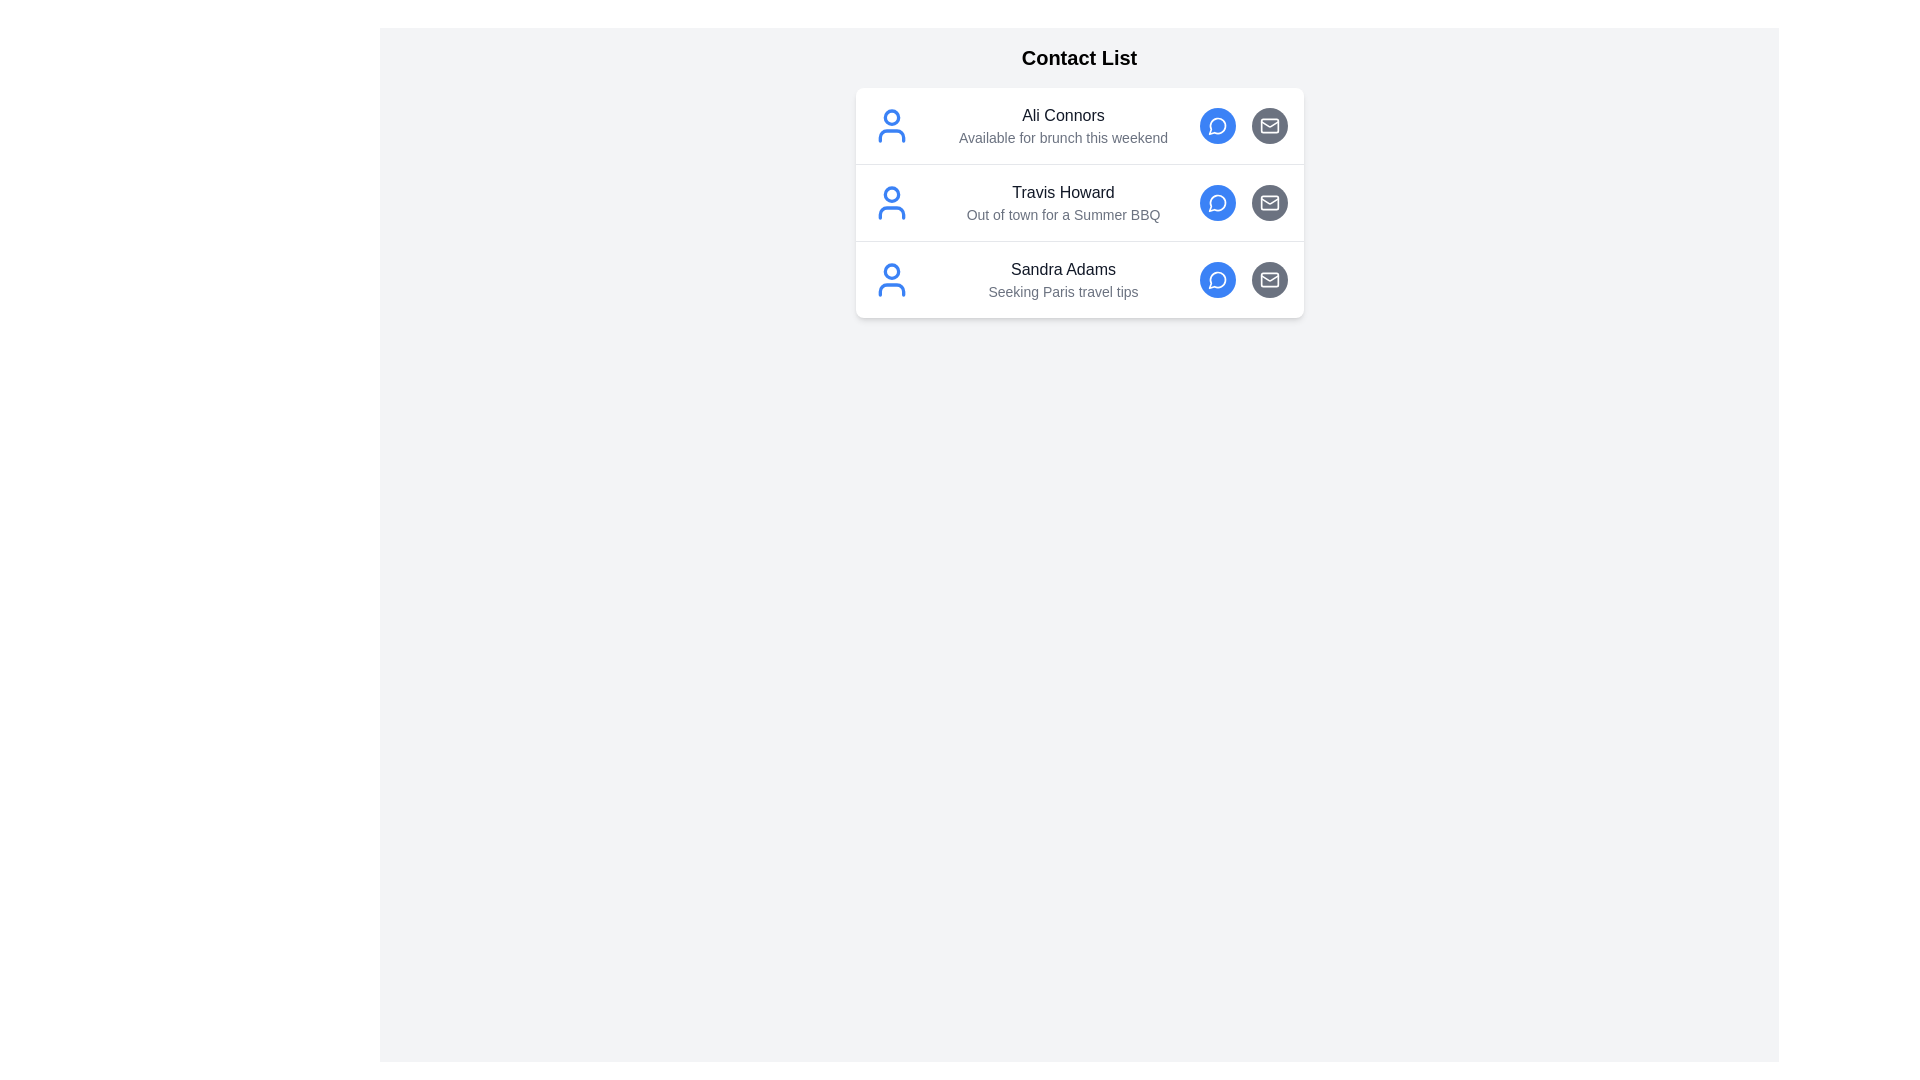 The width and height of the screenshot is (1920, 1080). What do you see at coordinates (890, 117) in the screenshot?
I see `the small blue decorative SVG circle within the user profile icon for 'Ali Connors' in the Contact List section` at bounding box center [890, 117].